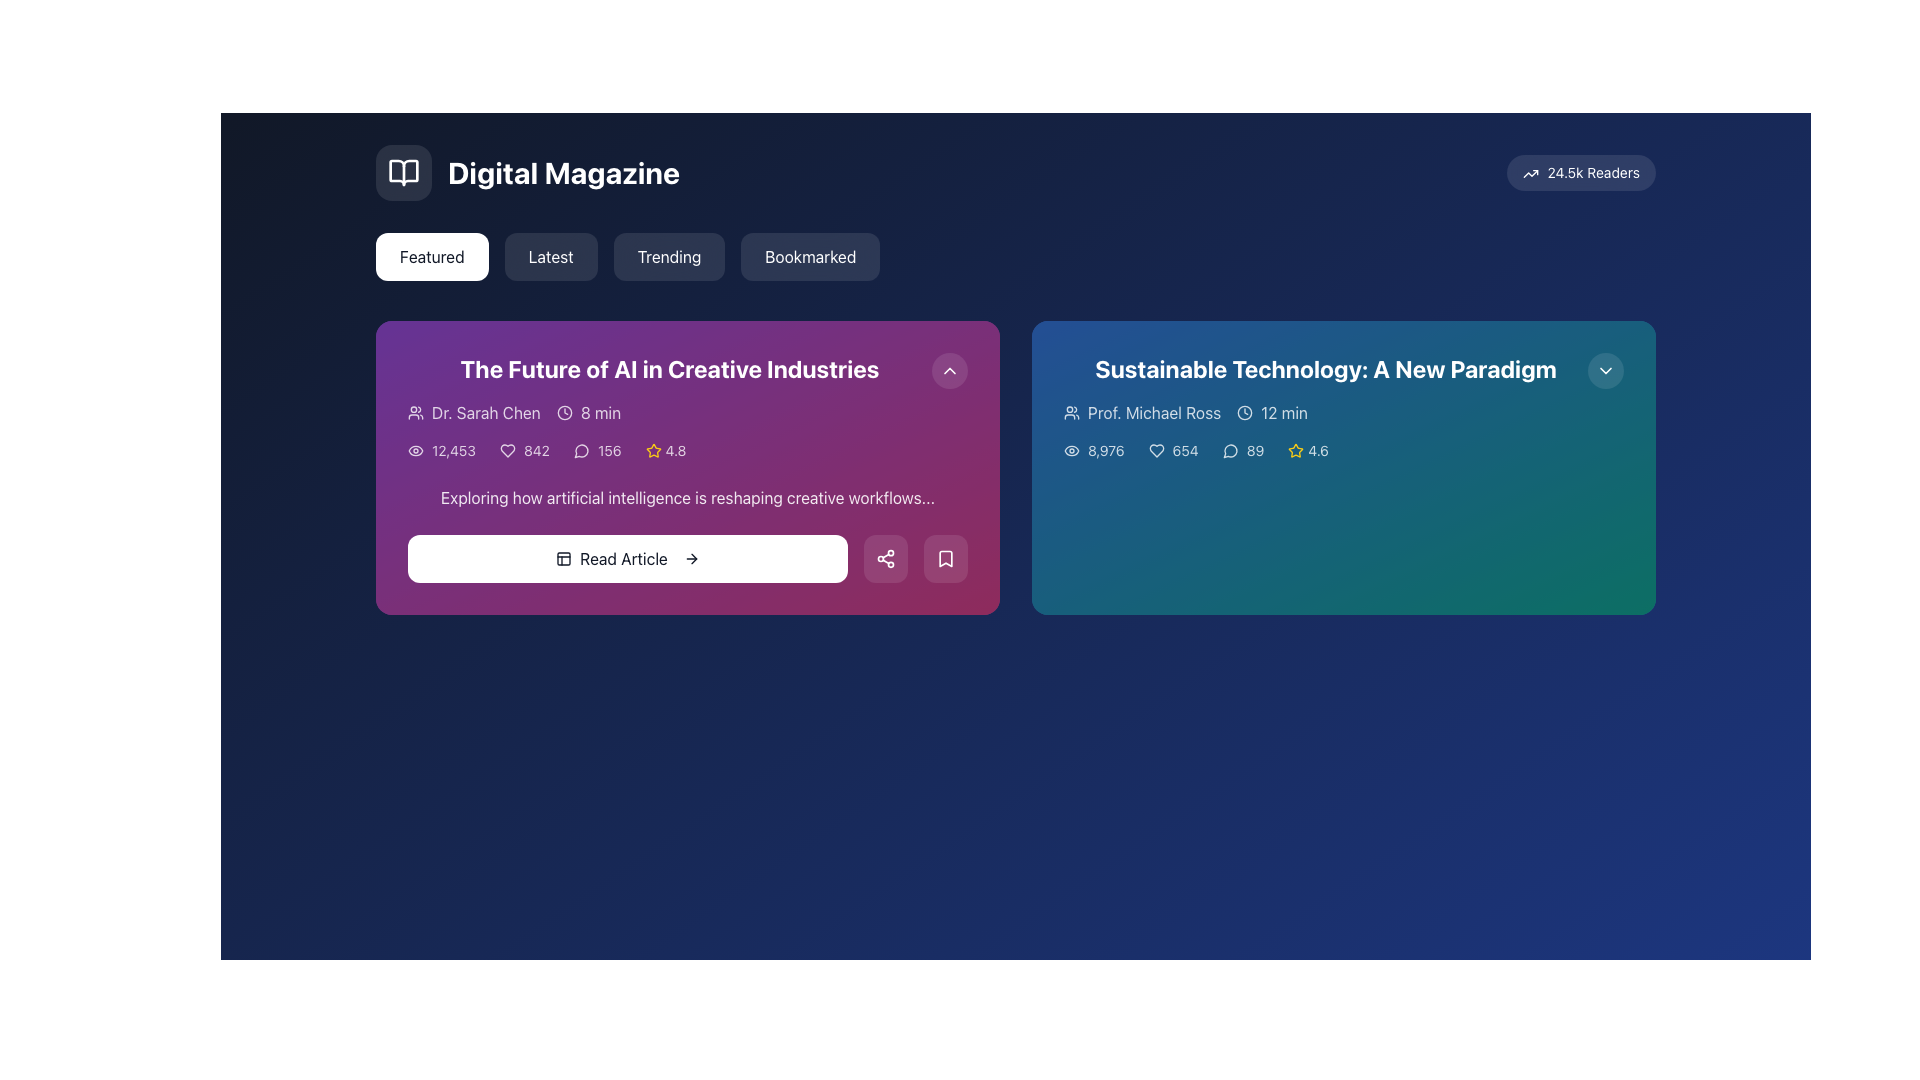 This screenshot has width=1920, height=1080. Describe the element at coordinates (563, 411) in the screenshot. I see `the time icon located to the left of the '8 min' text` at that location.